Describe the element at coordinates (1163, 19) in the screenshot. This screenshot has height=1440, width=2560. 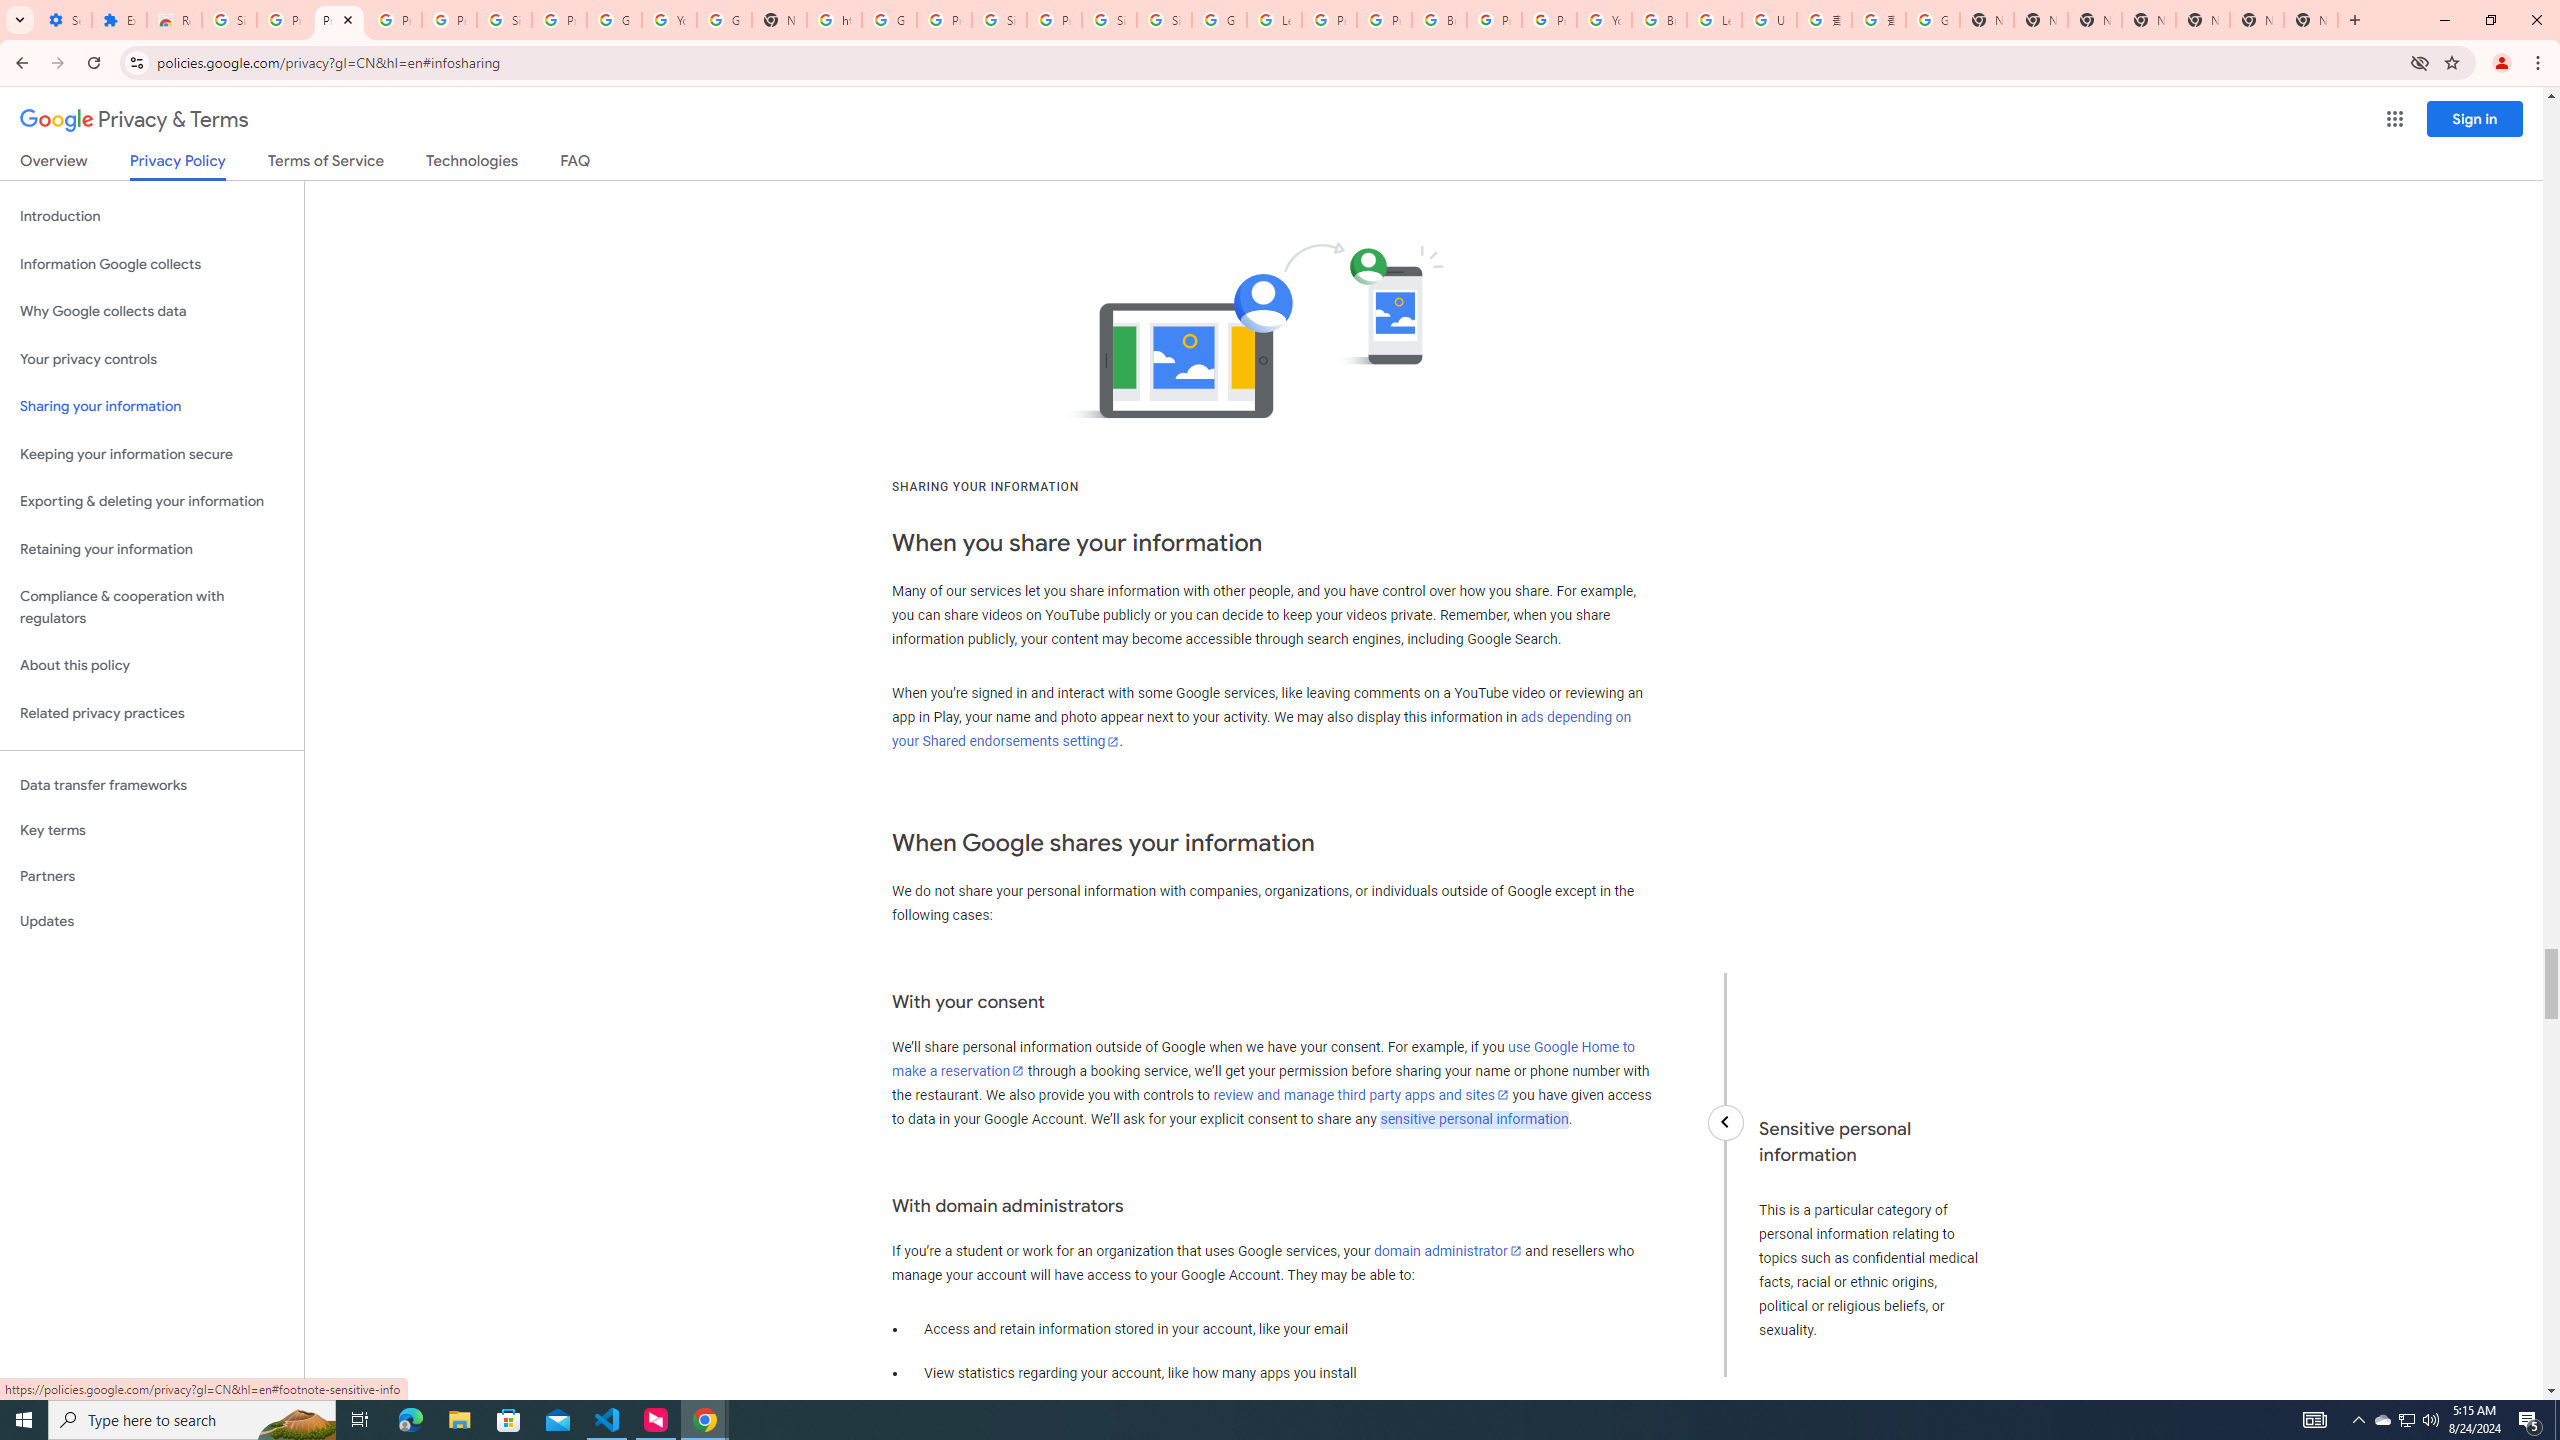
I see `'Sign in - Google Accounts'` at that location.